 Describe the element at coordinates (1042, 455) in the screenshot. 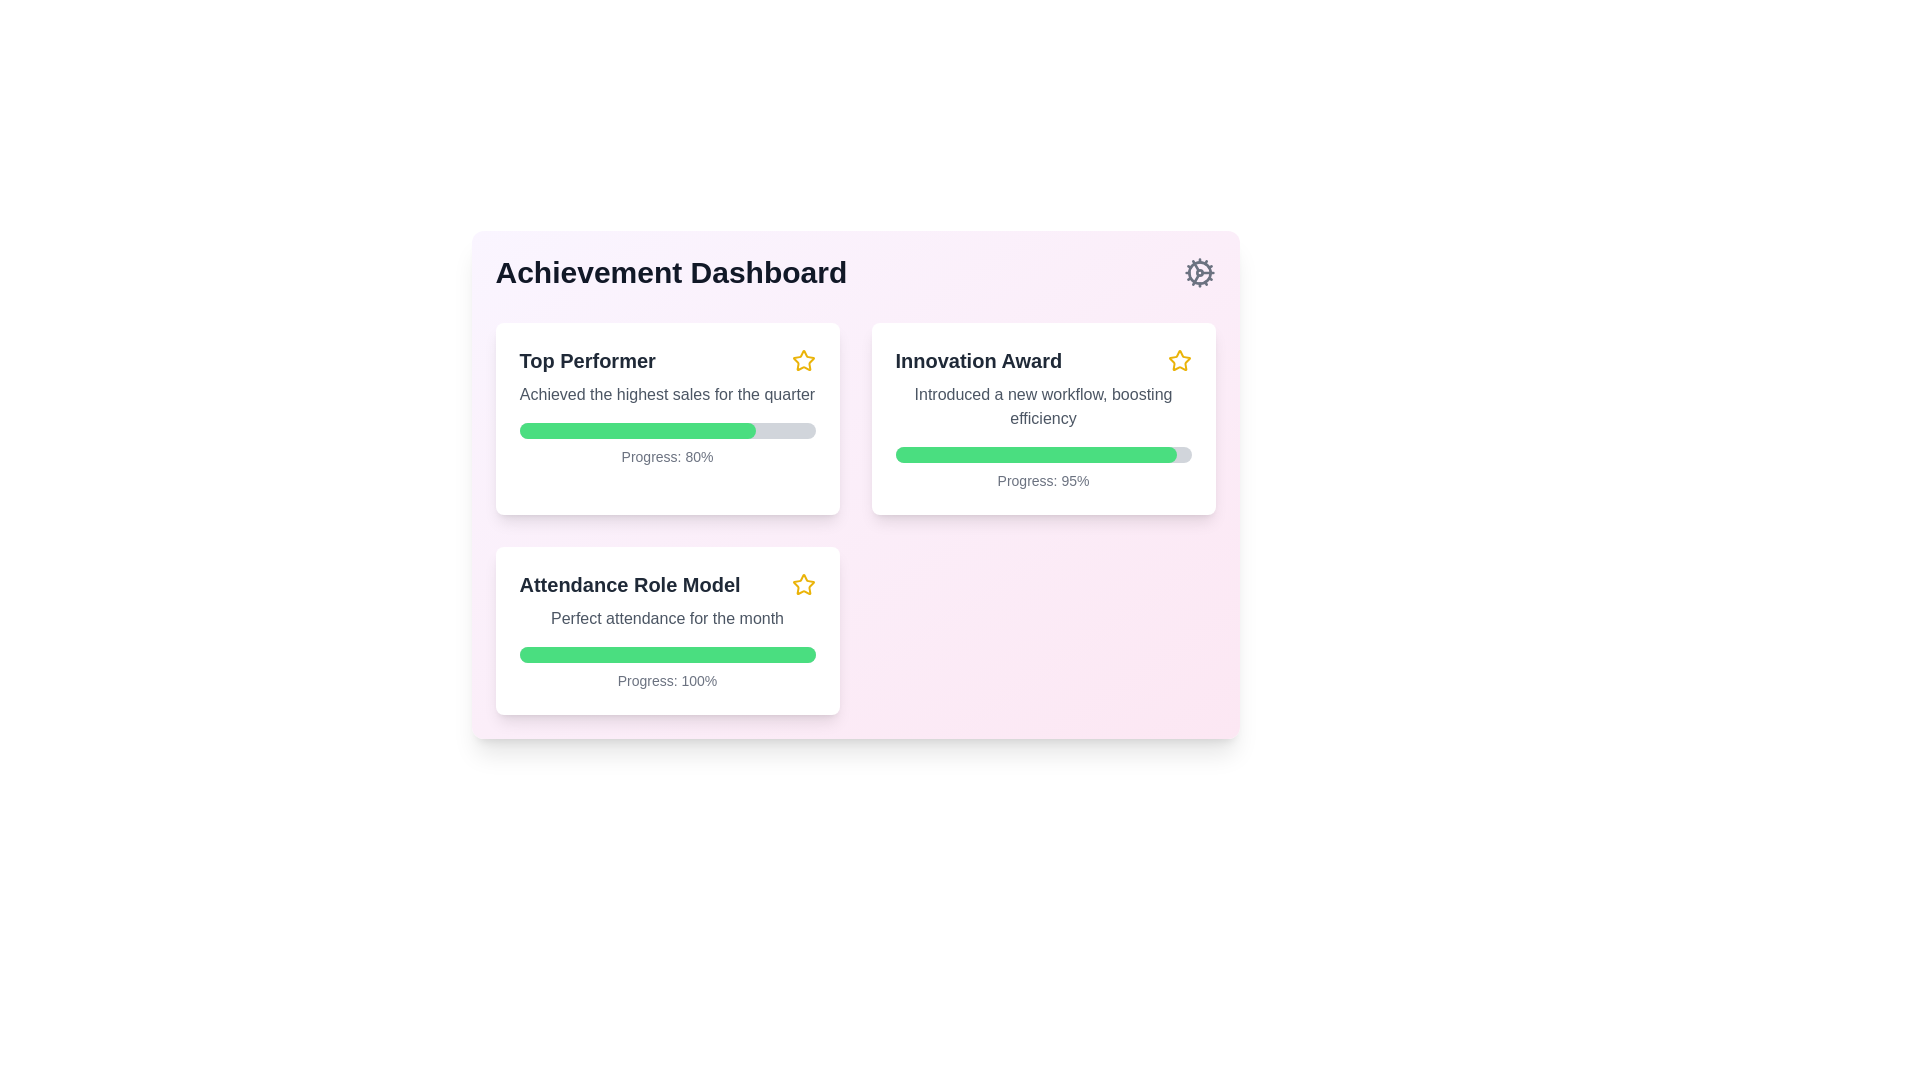

I see `the progress bar located within the 'Innovation Award' card, which is horizontally oriented and has a green section indicating 95% completion` at that location.